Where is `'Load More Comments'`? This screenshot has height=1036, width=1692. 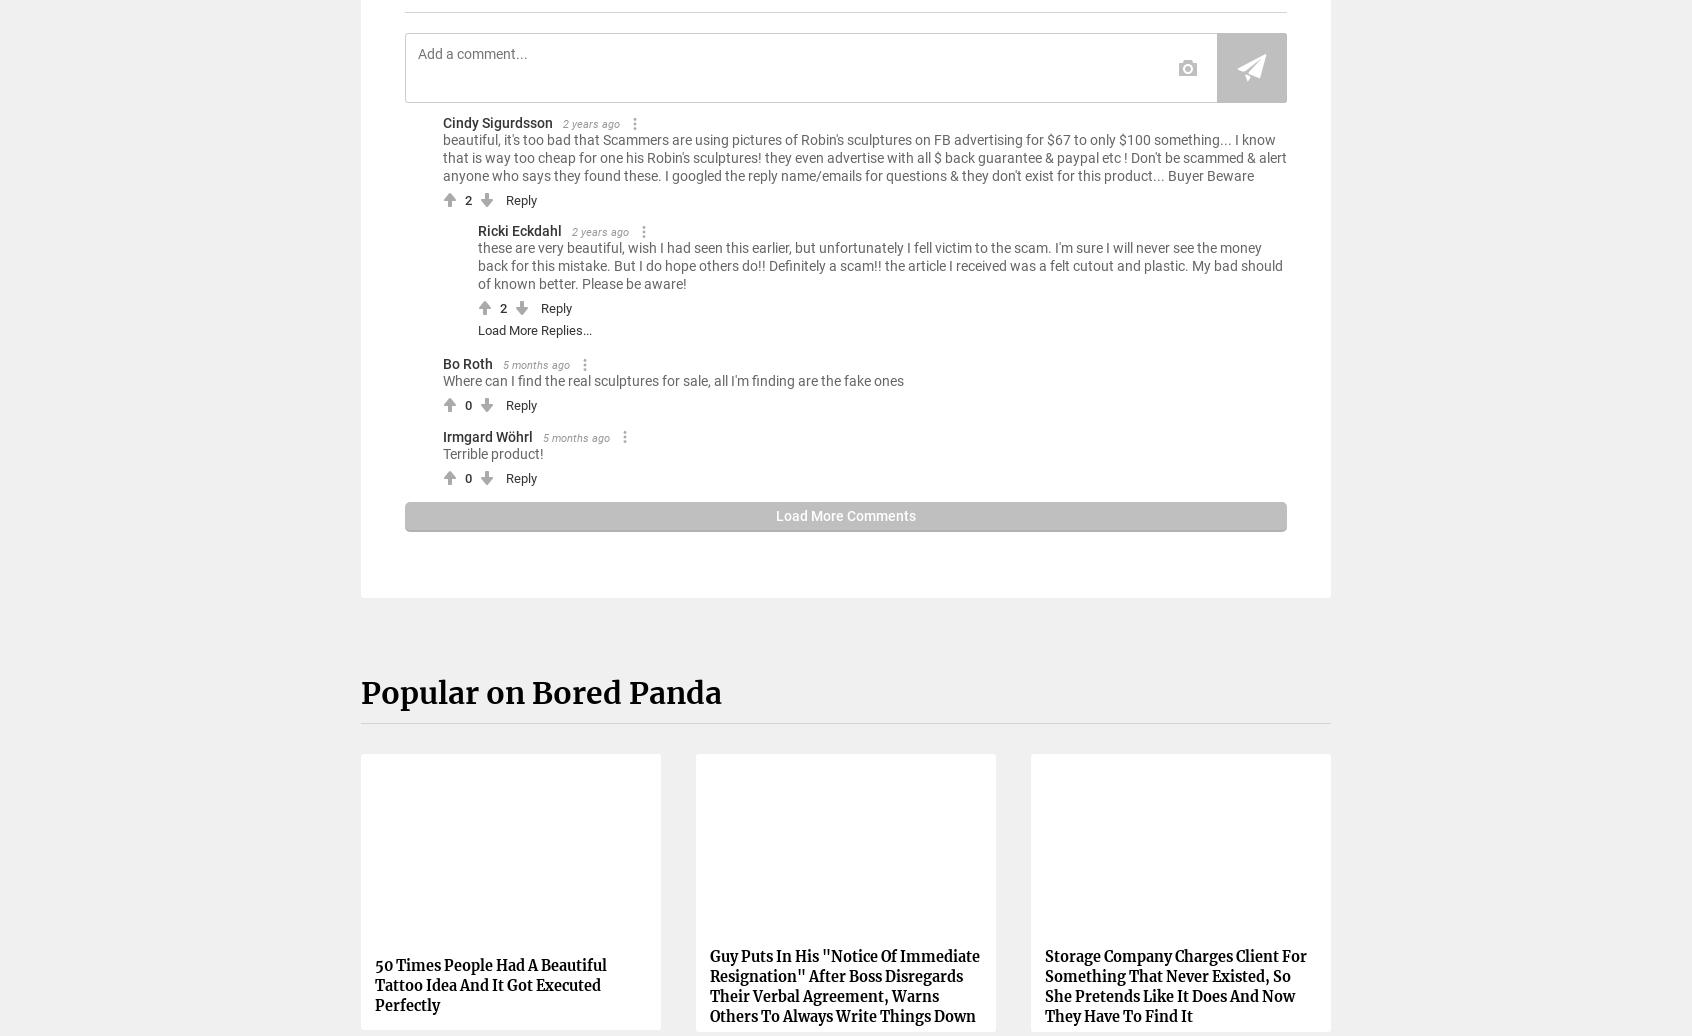 'Load More Comments' is located at coordinates (846, 514).